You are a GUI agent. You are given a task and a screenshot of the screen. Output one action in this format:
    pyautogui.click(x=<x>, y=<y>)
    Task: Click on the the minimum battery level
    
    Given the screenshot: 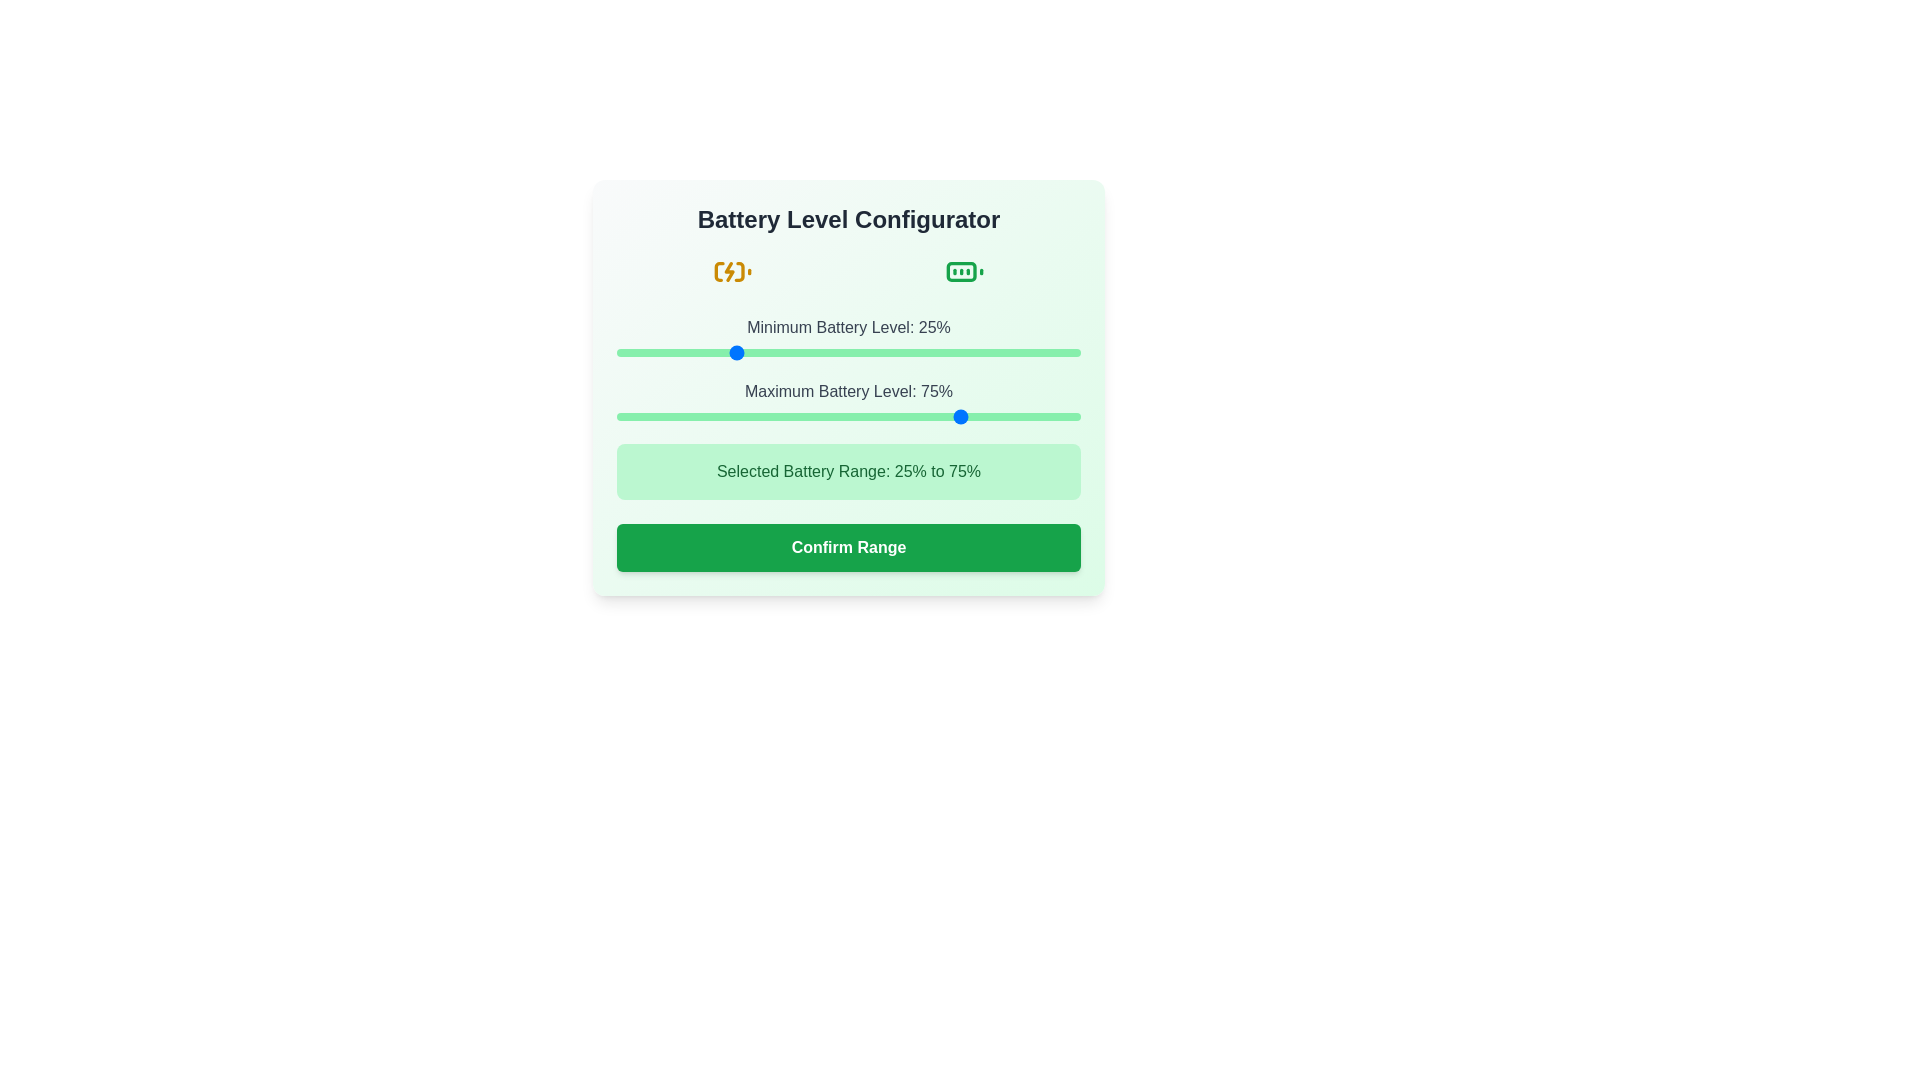 What is the action you would take?
    pyautogui.click(x=912, y=352)
    